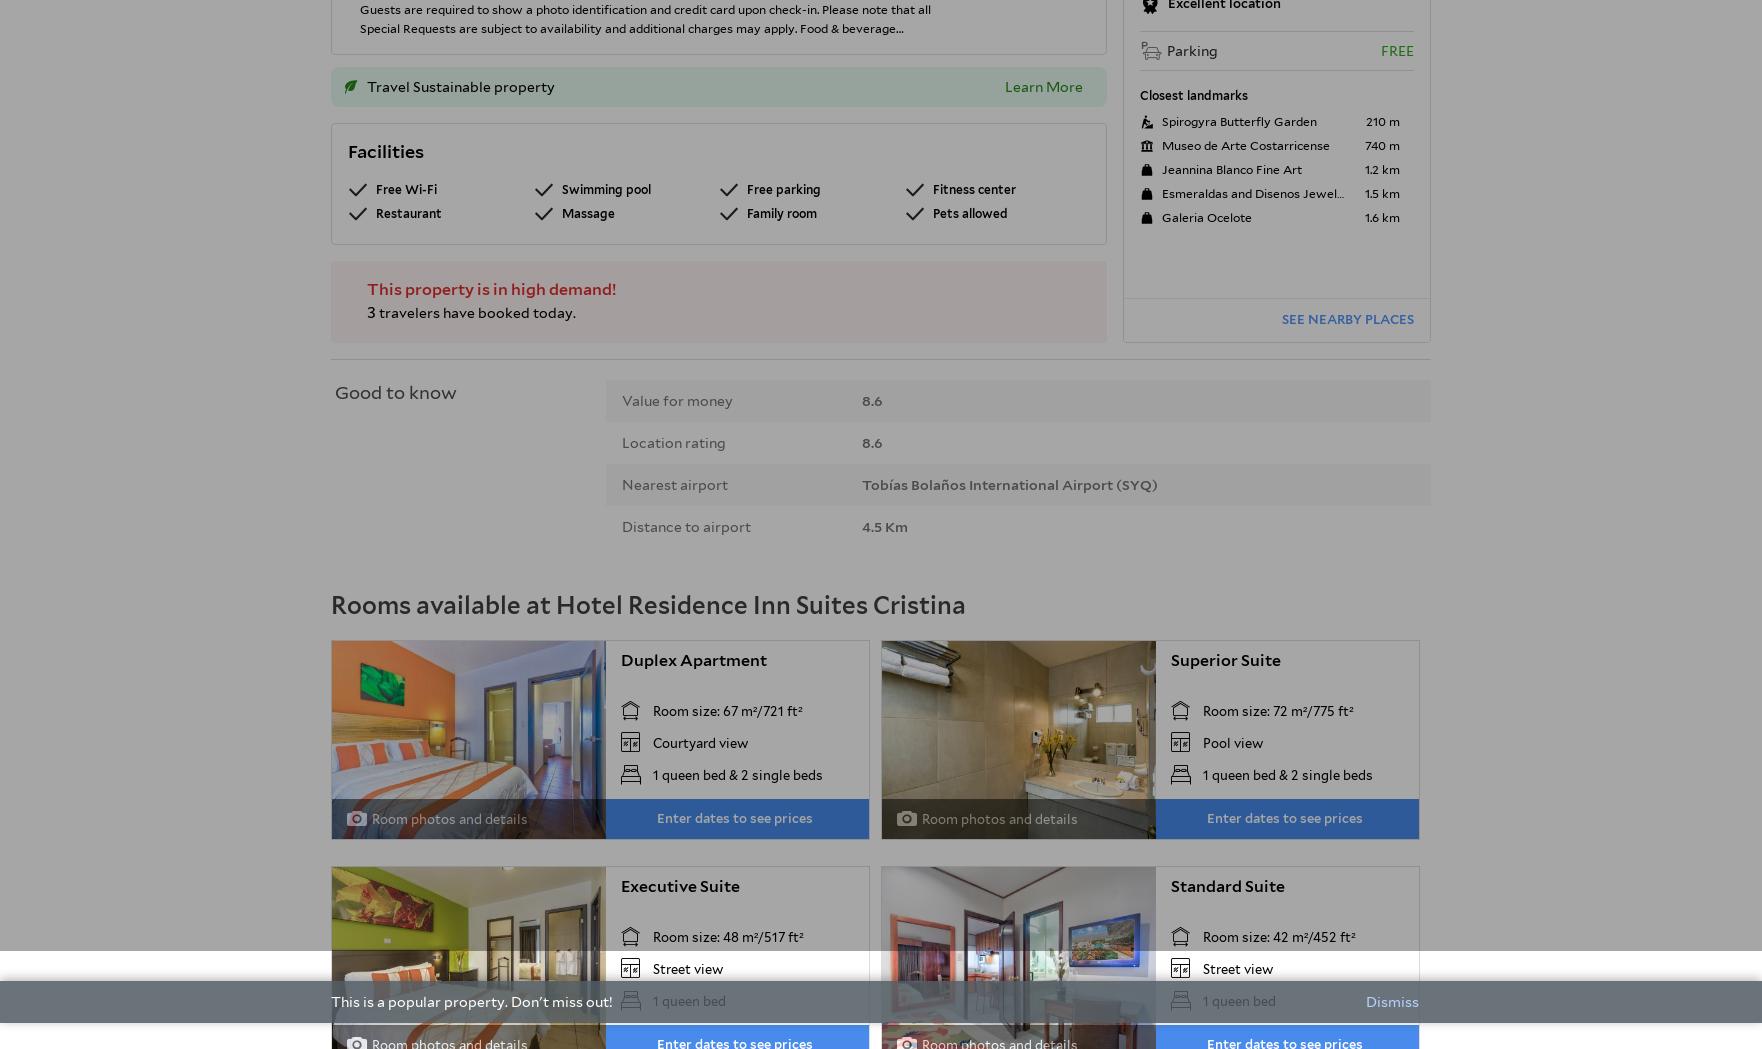 This screenshot has height=1049, width=1762. I want to click on 'Swimming pool', so click(604, 188).